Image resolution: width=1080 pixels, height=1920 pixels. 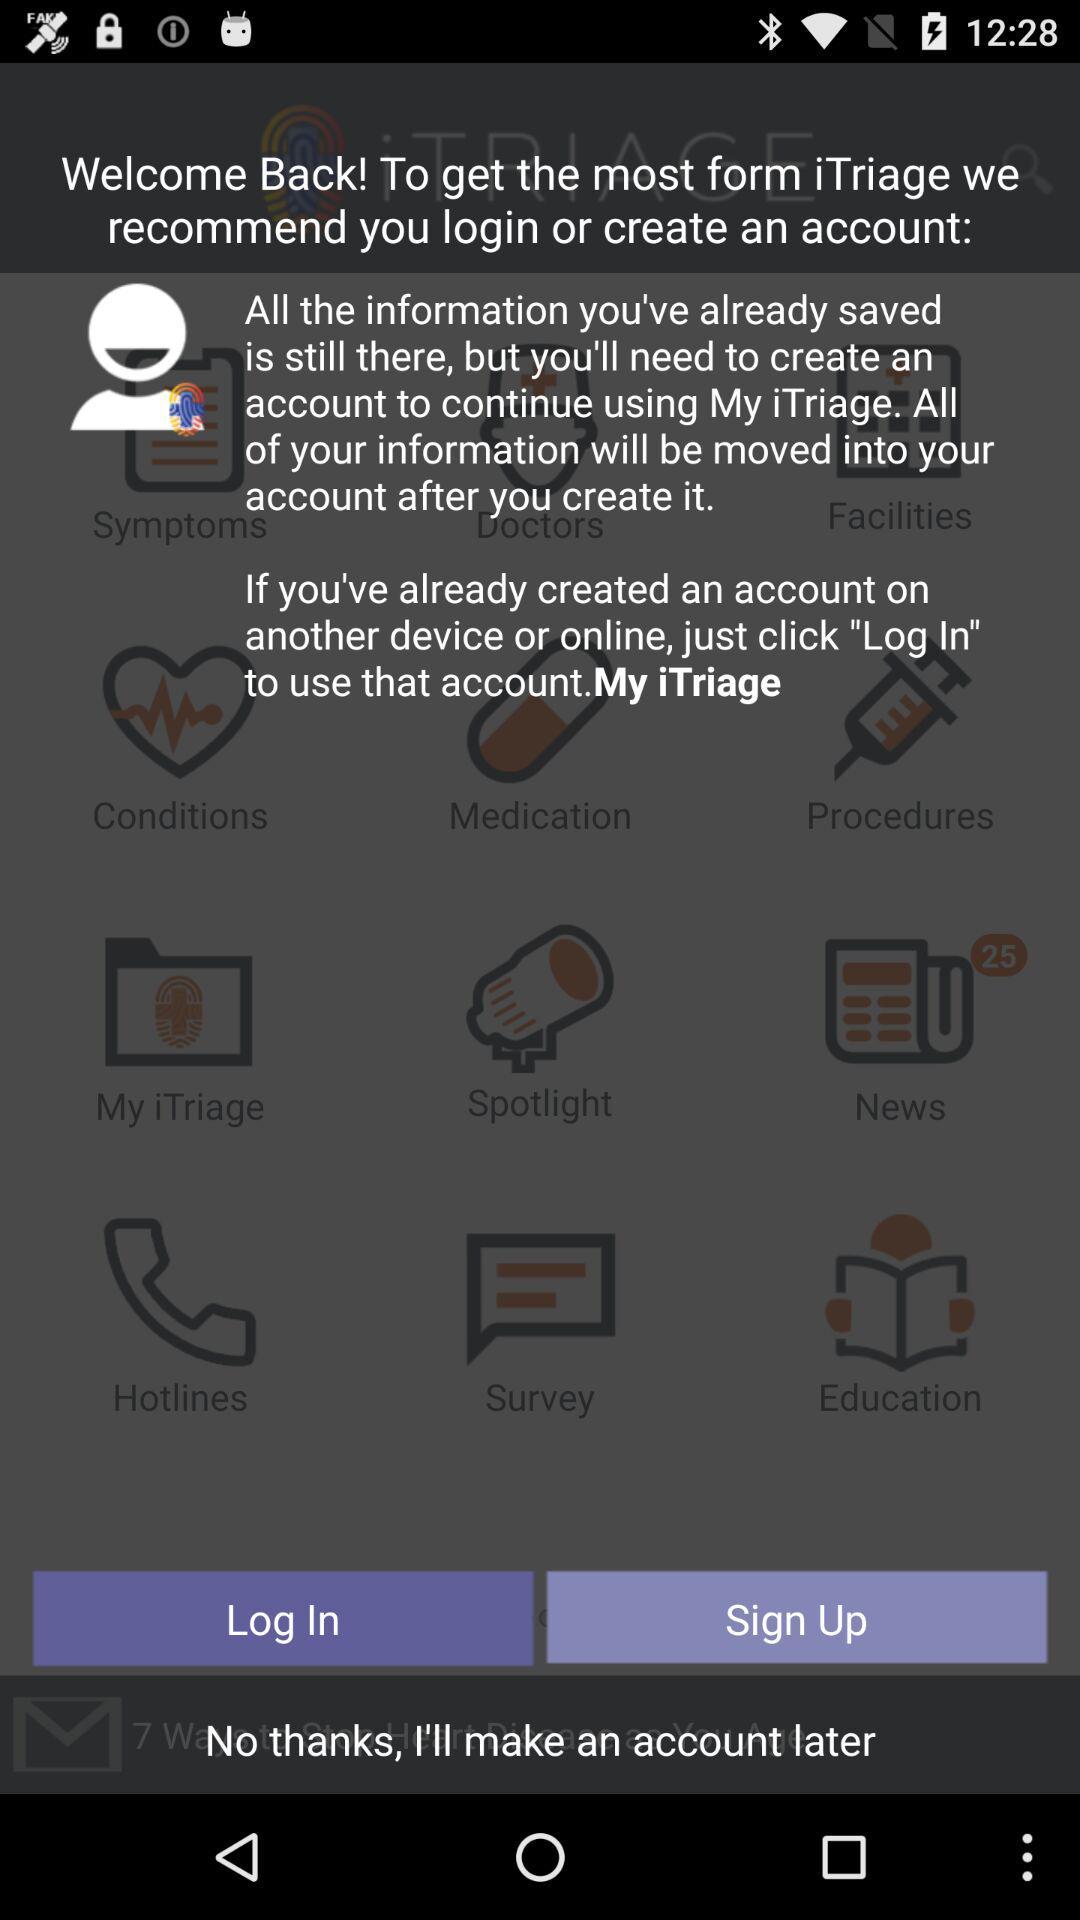 I want to click on the sign up item, so click(x=795, y=1618).